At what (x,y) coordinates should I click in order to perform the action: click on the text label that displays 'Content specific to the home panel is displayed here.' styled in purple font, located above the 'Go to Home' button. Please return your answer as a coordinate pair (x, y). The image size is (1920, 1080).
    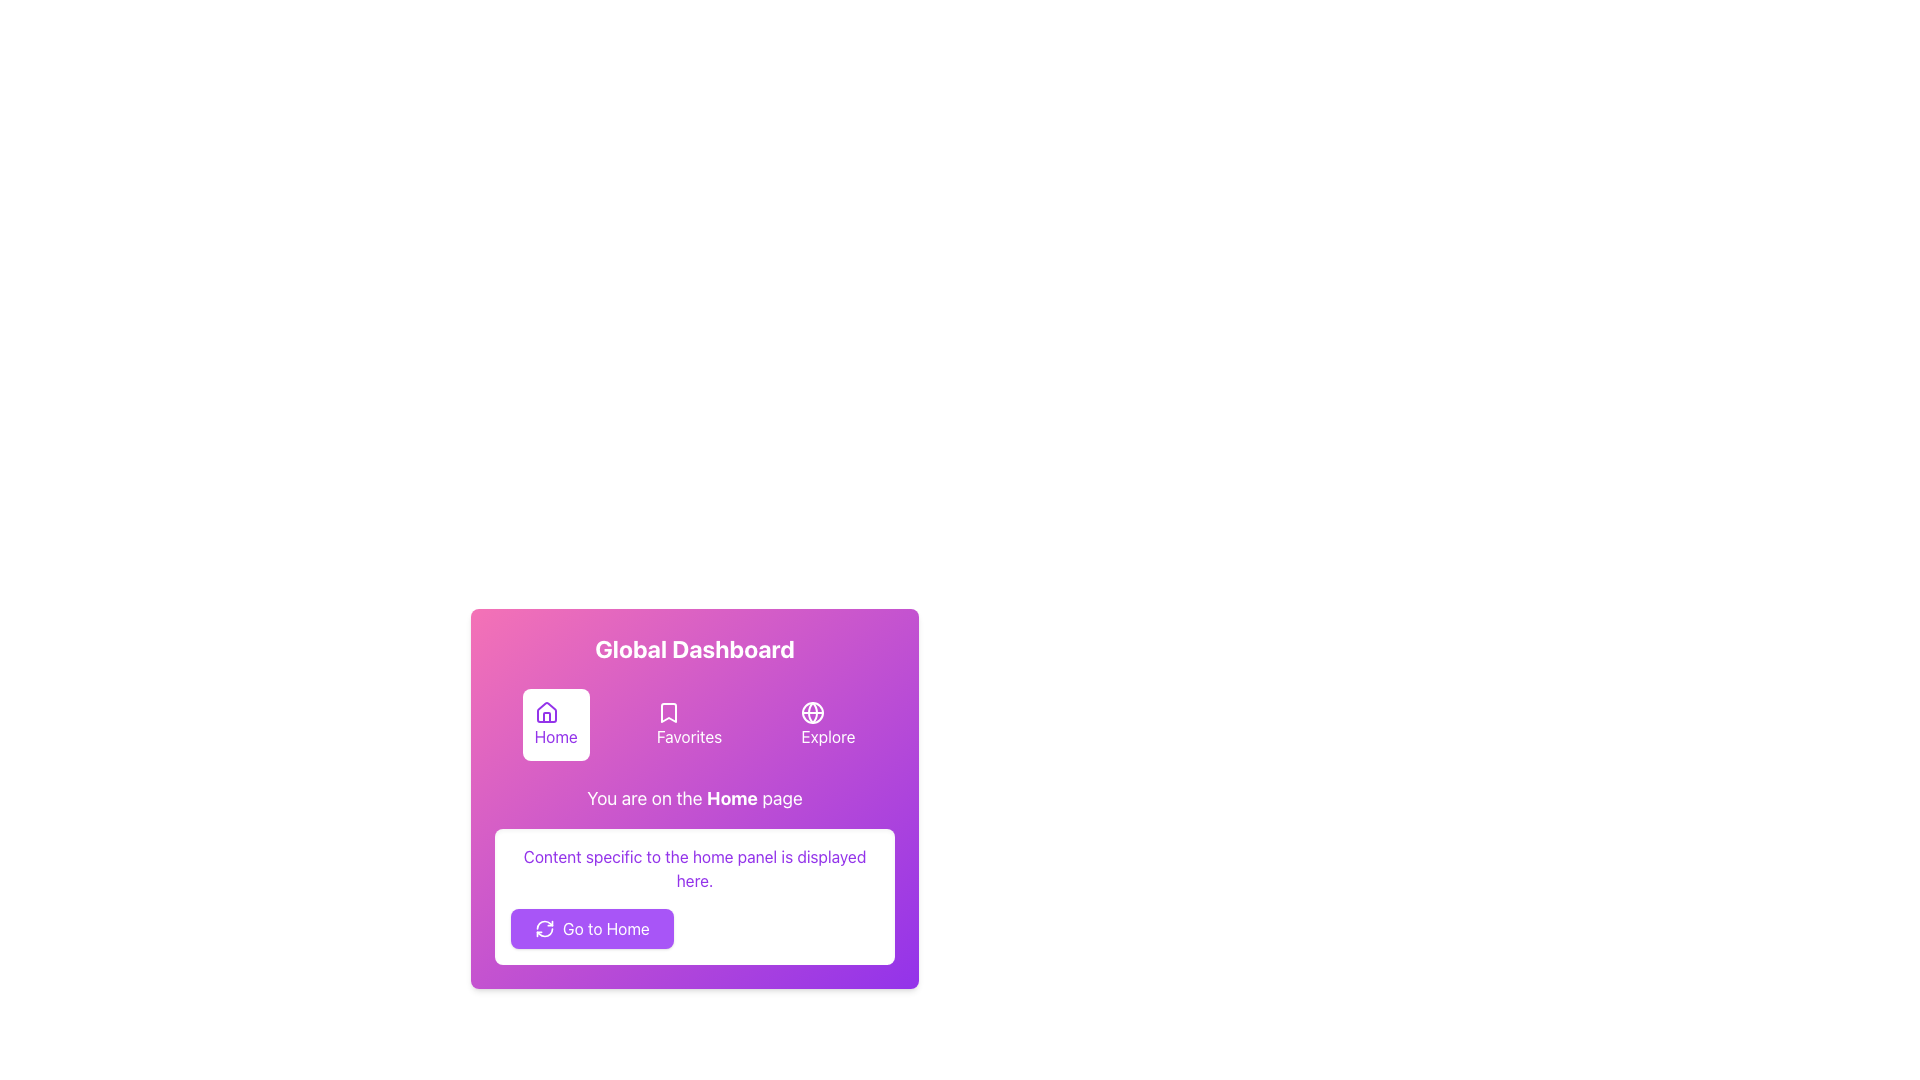
    Looking at the image, I should click on (695, 867).